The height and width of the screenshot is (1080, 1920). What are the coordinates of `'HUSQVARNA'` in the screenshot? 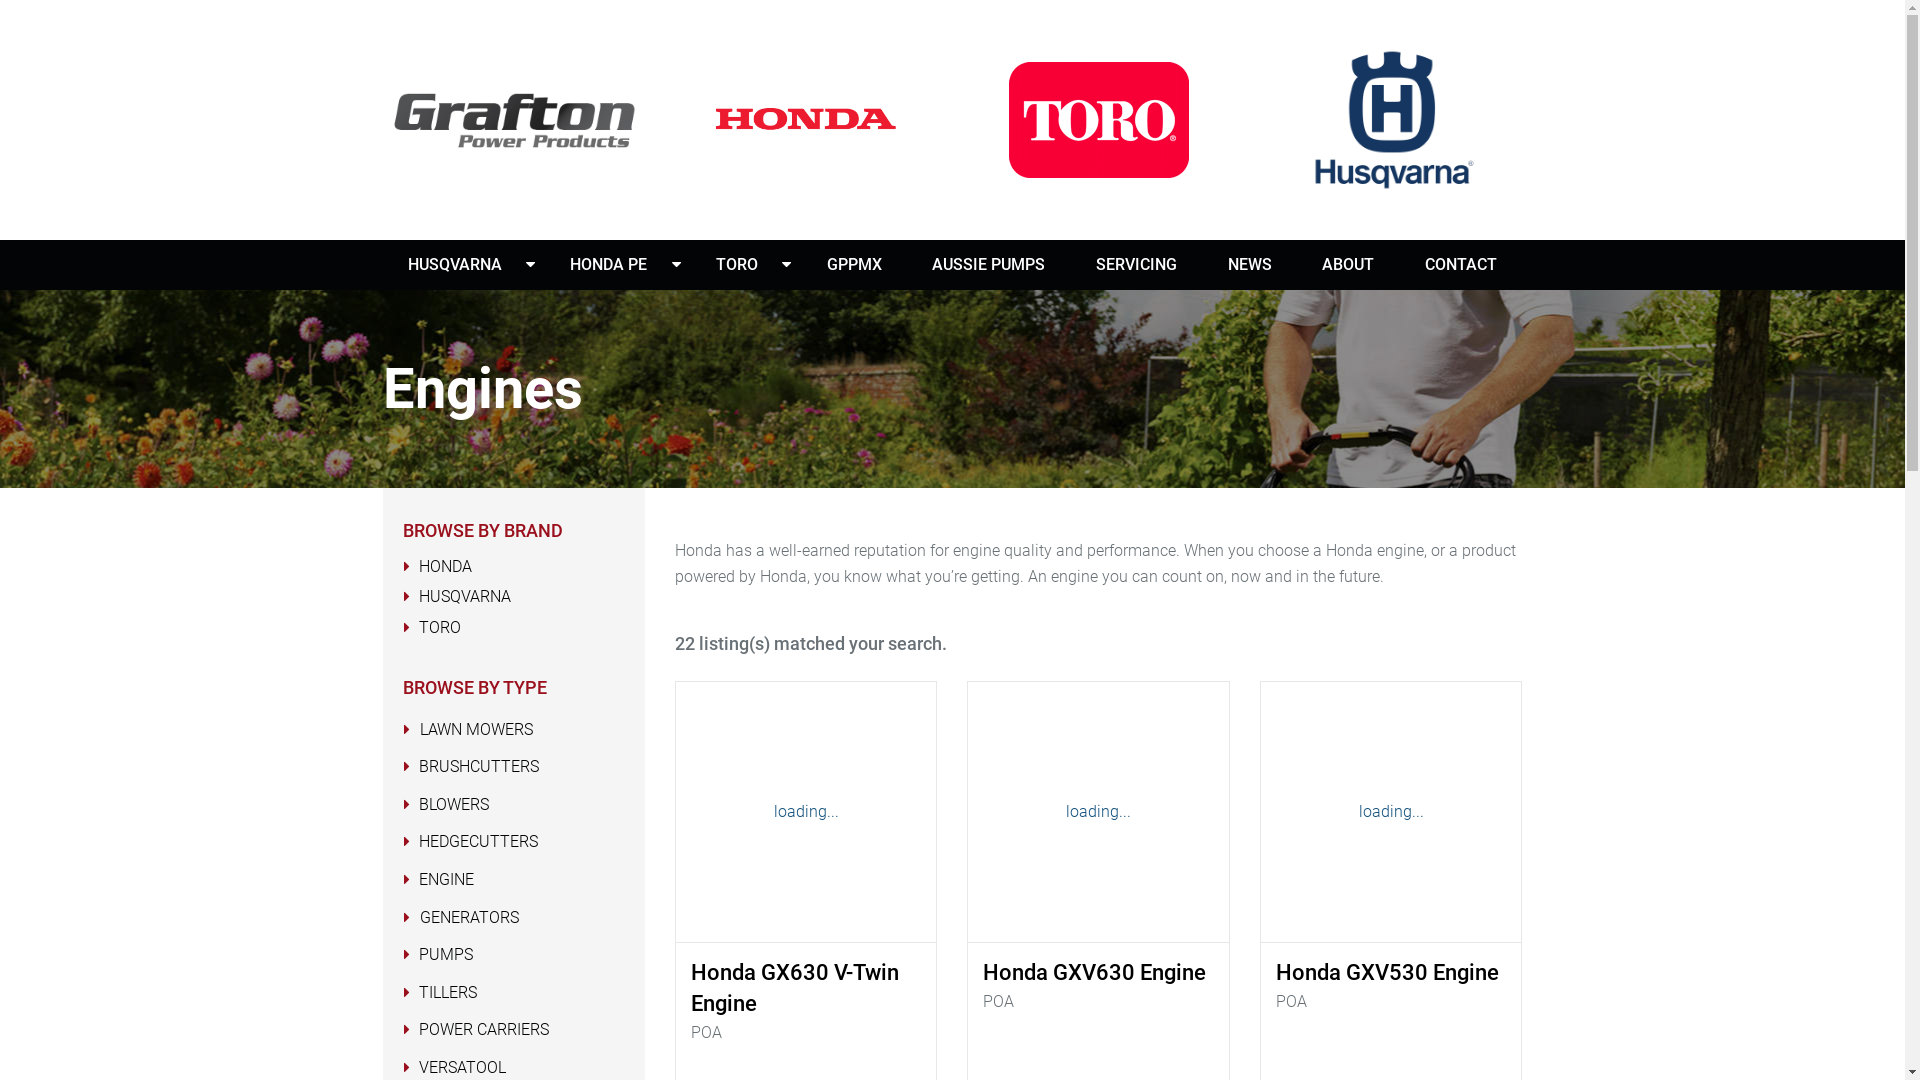 It's located at (453, 264).